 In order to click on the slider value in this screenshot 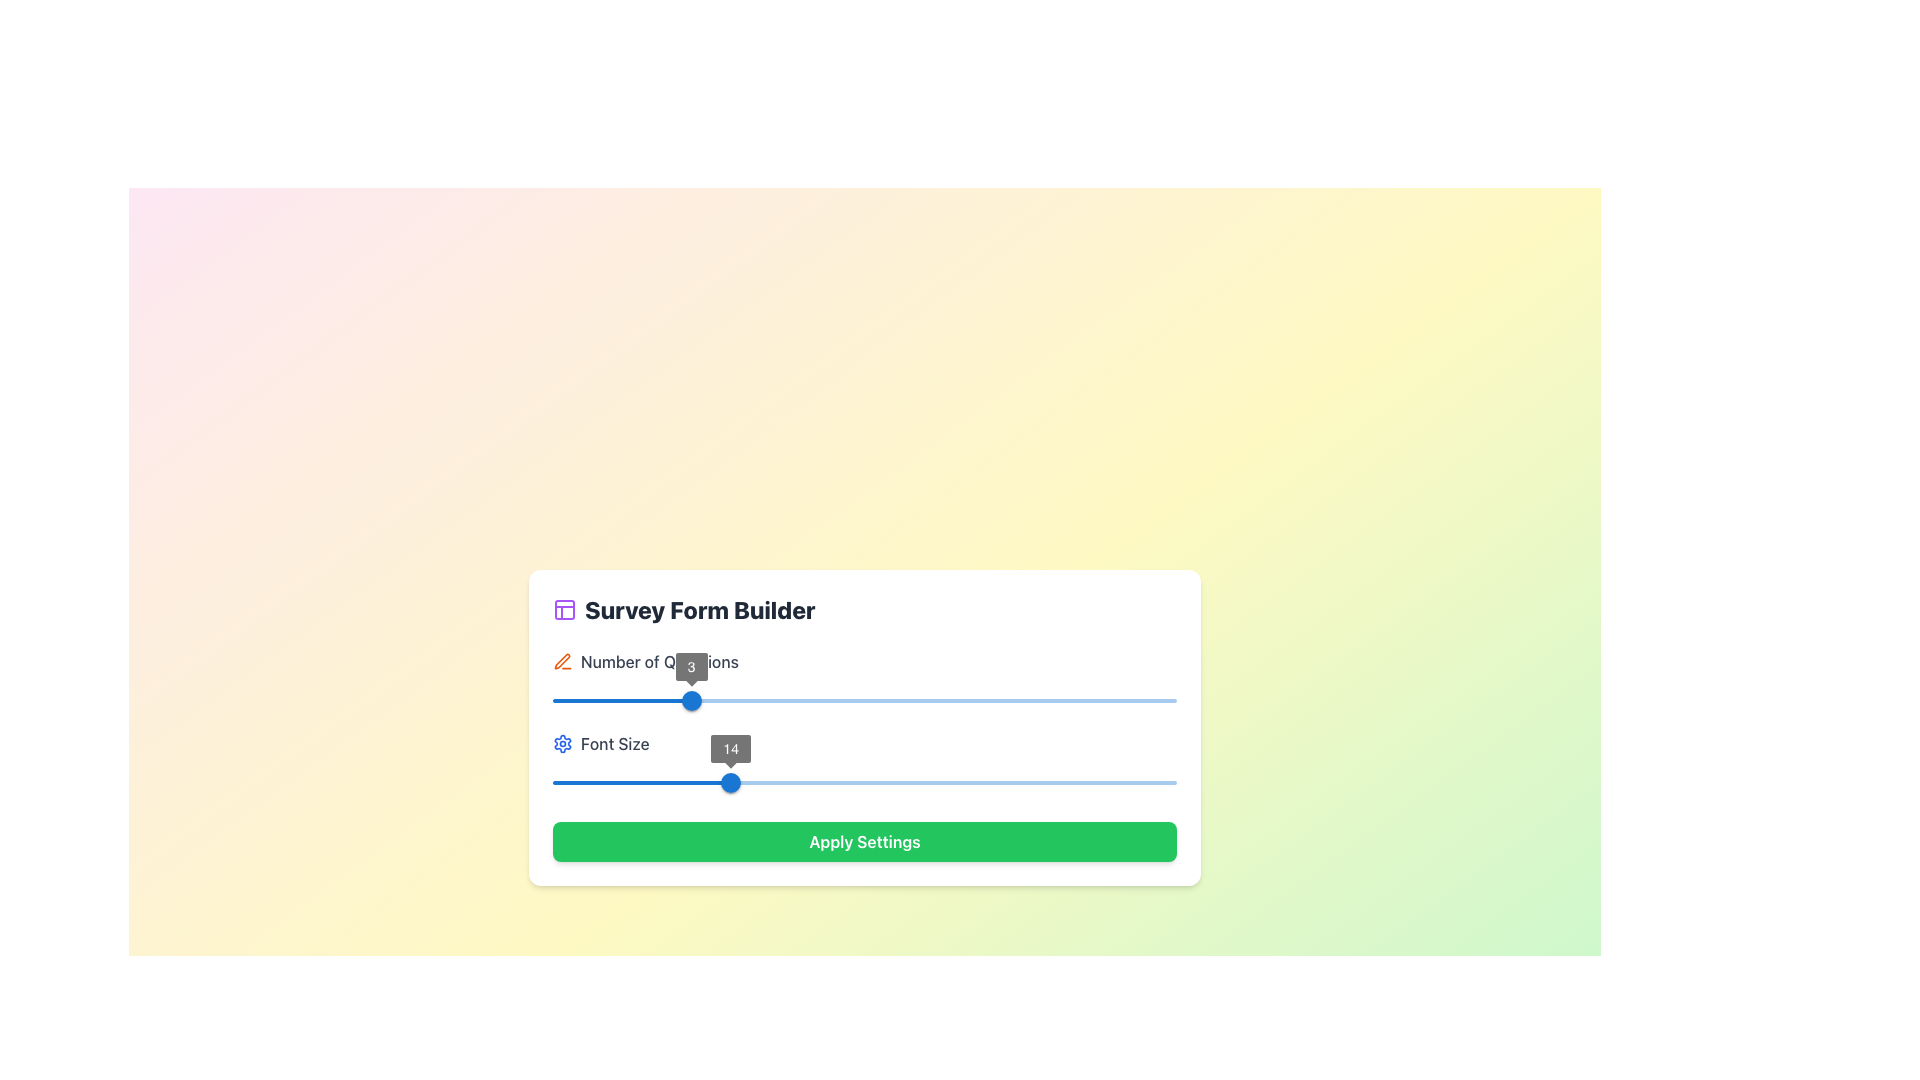, I will do `click(633, 782)`.